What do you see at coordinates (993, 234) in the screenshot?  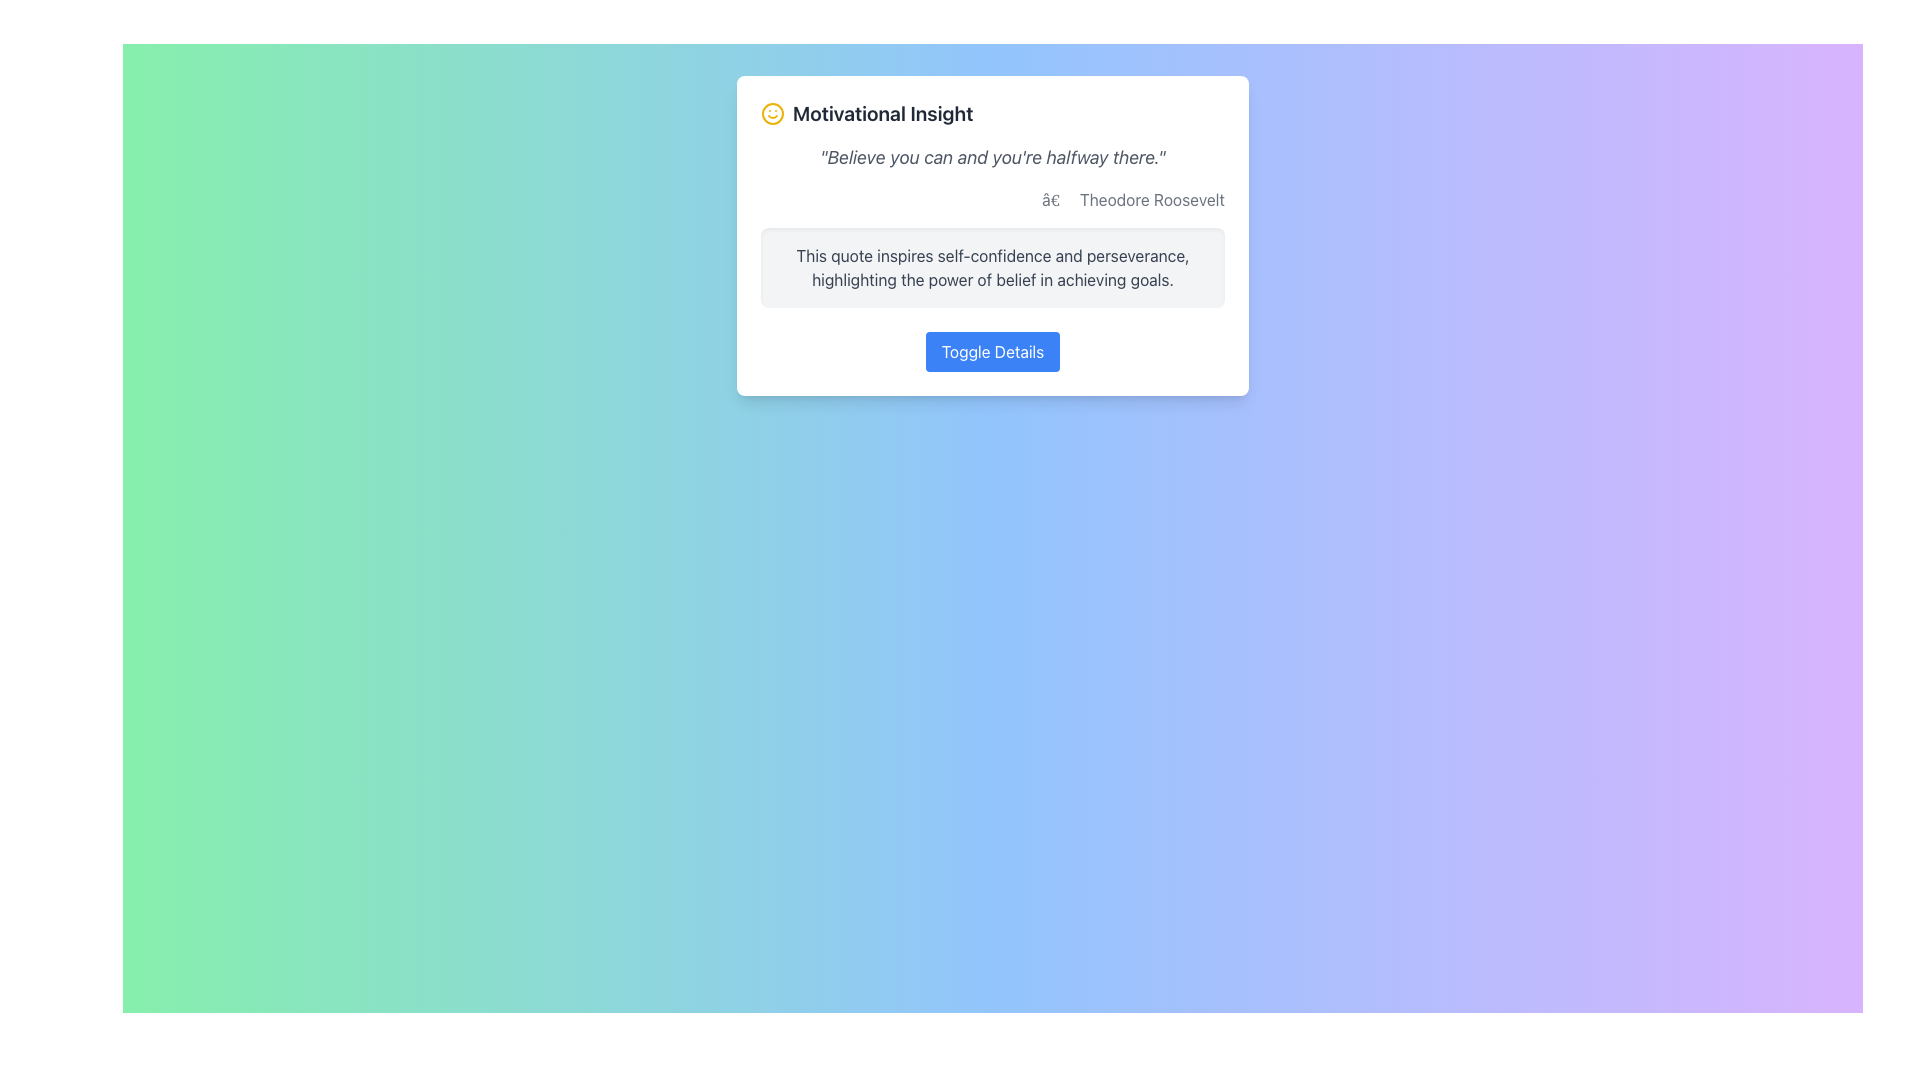 I see `the Informational Card displaying a motivational quote, which is prominently centered in the interface below the 'Motivational Insight' title and above the 'Toggle Details' button` at bounding box center [993, 234].